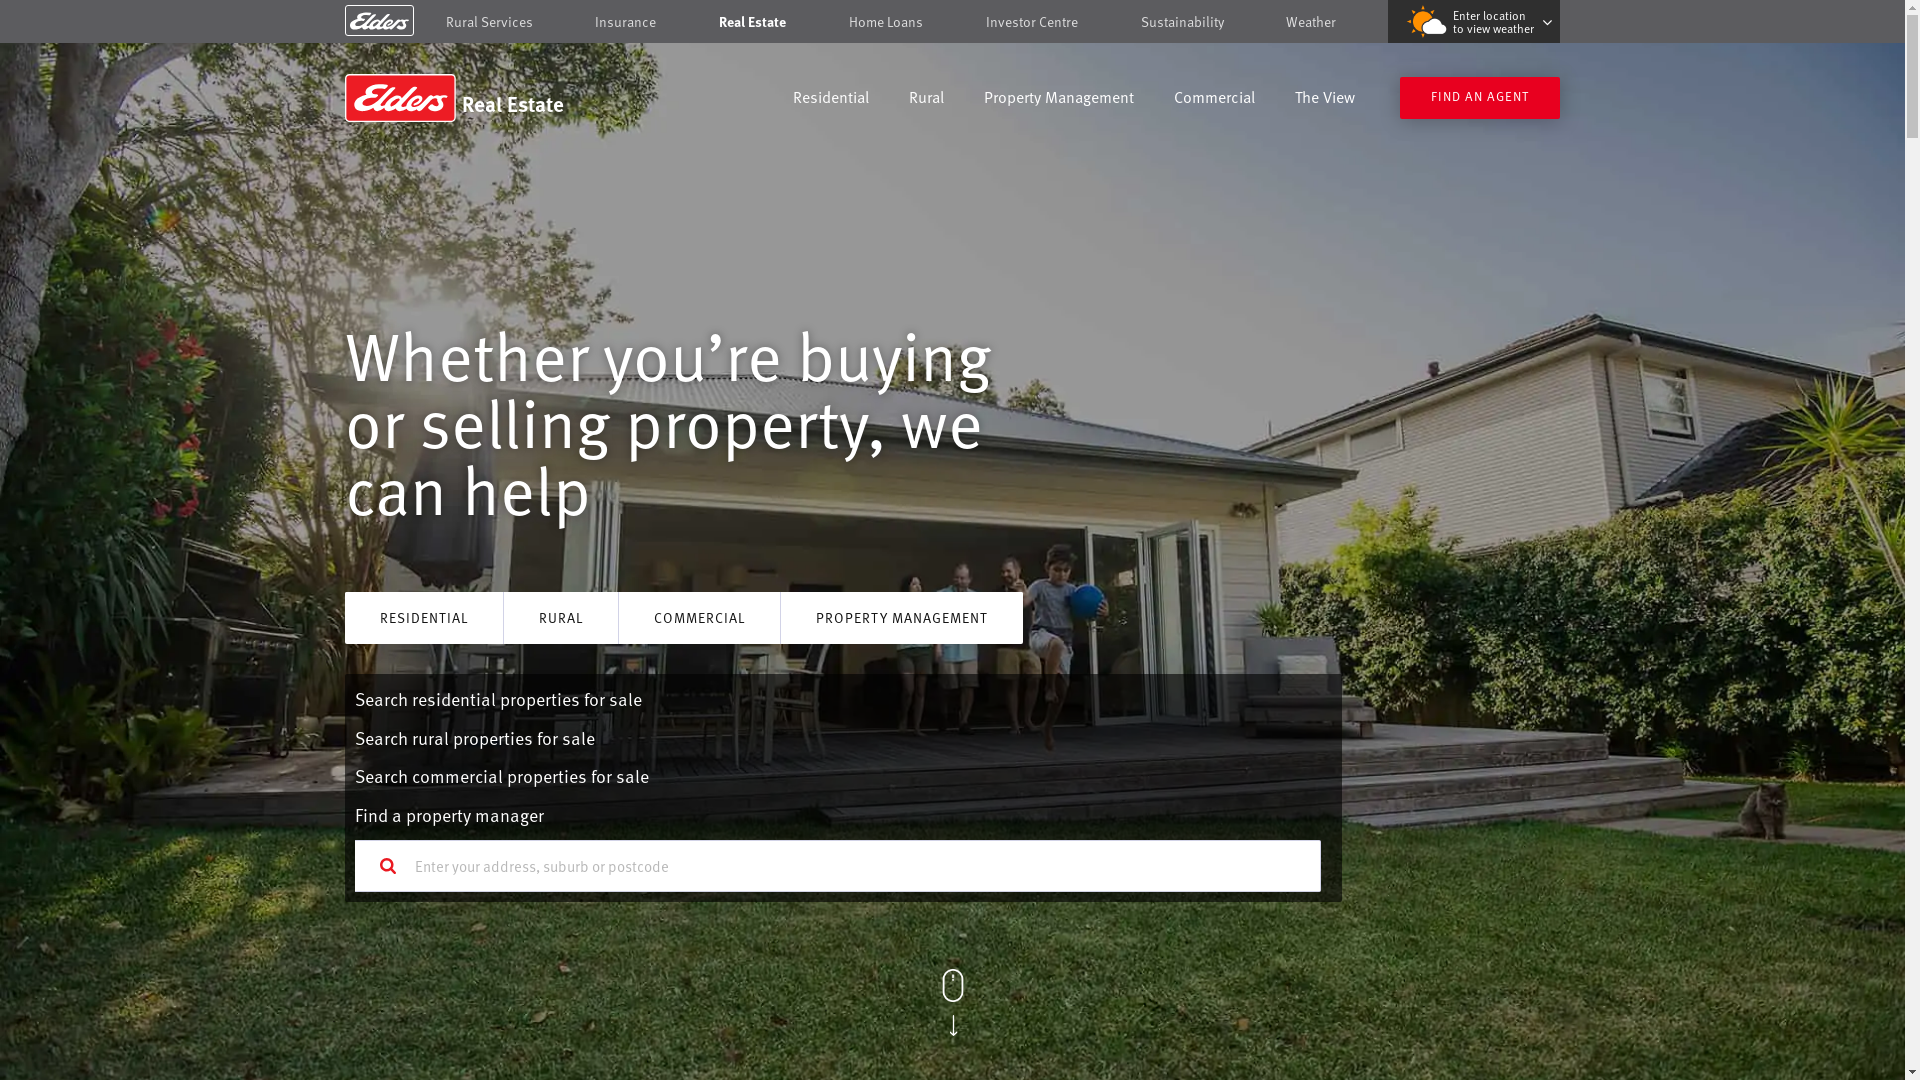 This screenshot has width=1920, height=1080. Describe the element at coordinates (849, 21) in the screenshot. I see `'Home Loans'` at that location.